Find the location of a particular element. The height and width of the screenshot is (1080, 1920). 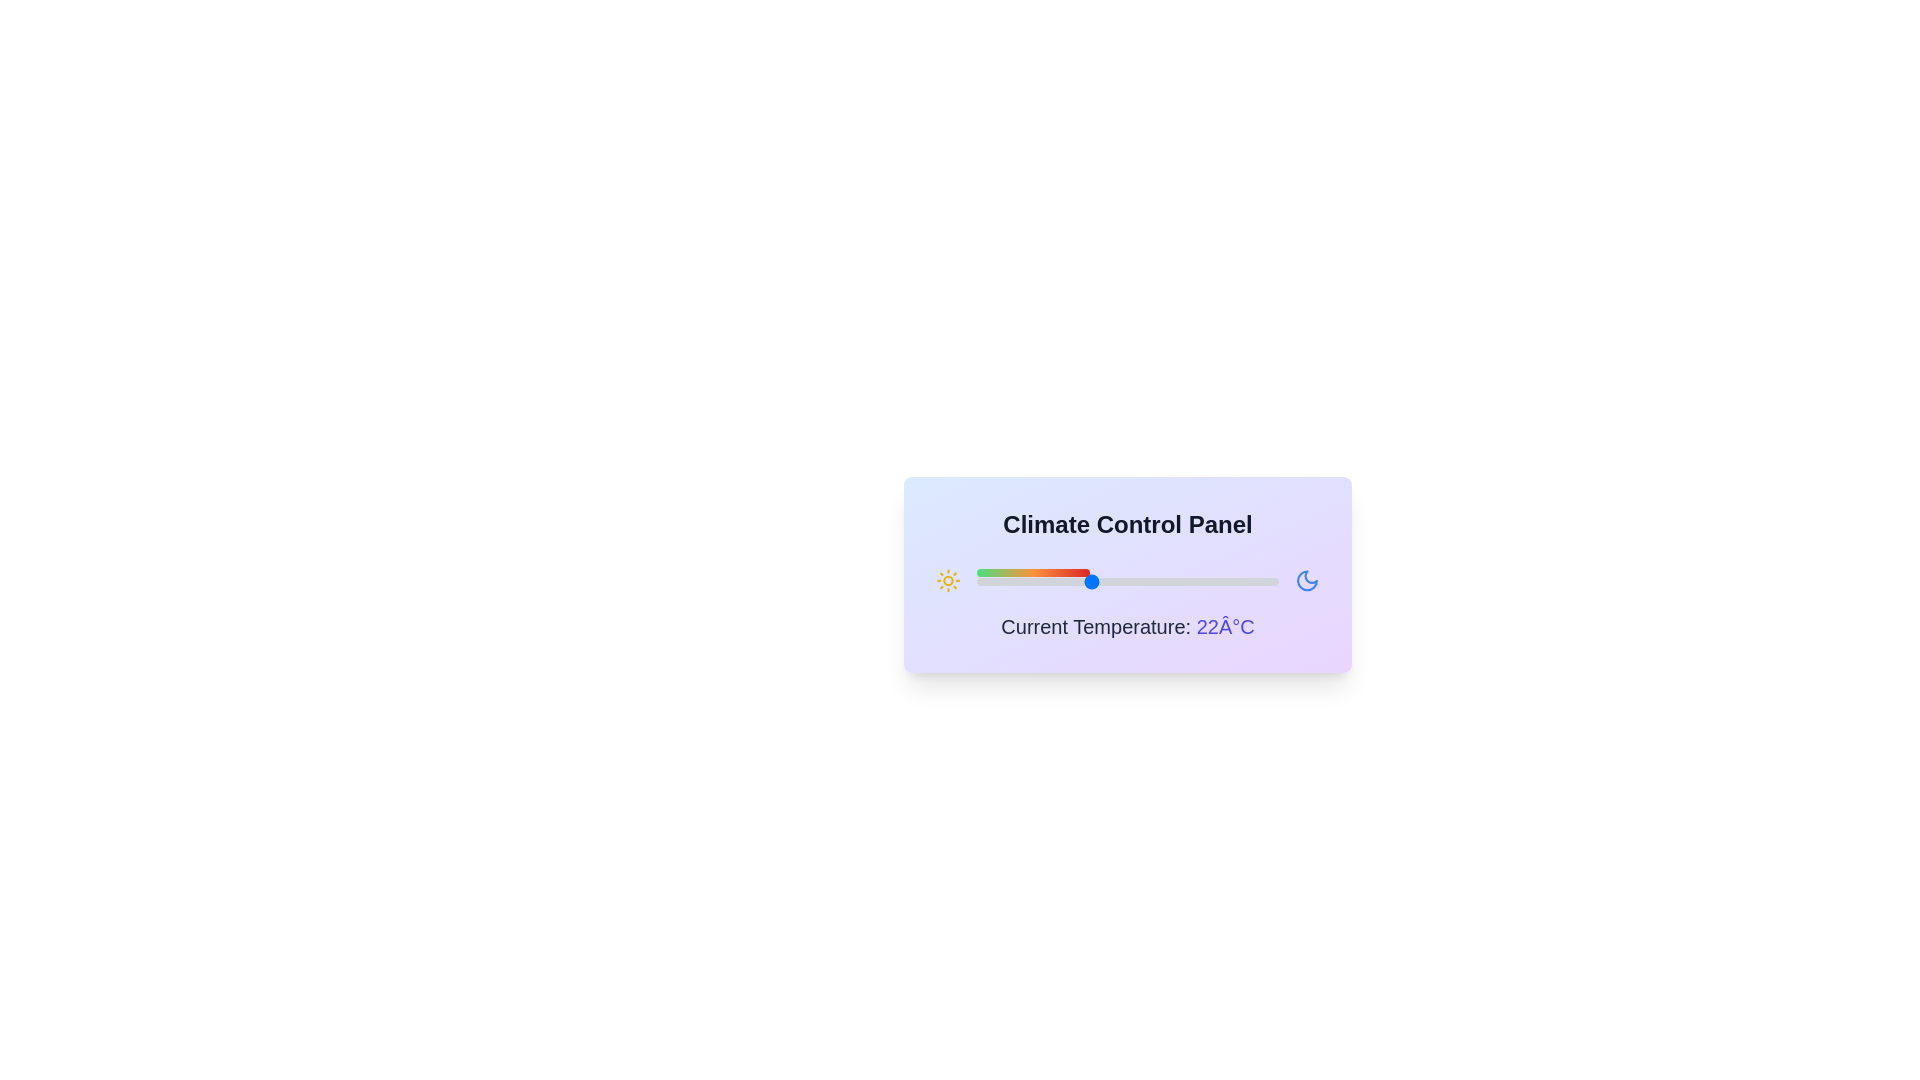

the temperature is located at coordinates (1014, 582).